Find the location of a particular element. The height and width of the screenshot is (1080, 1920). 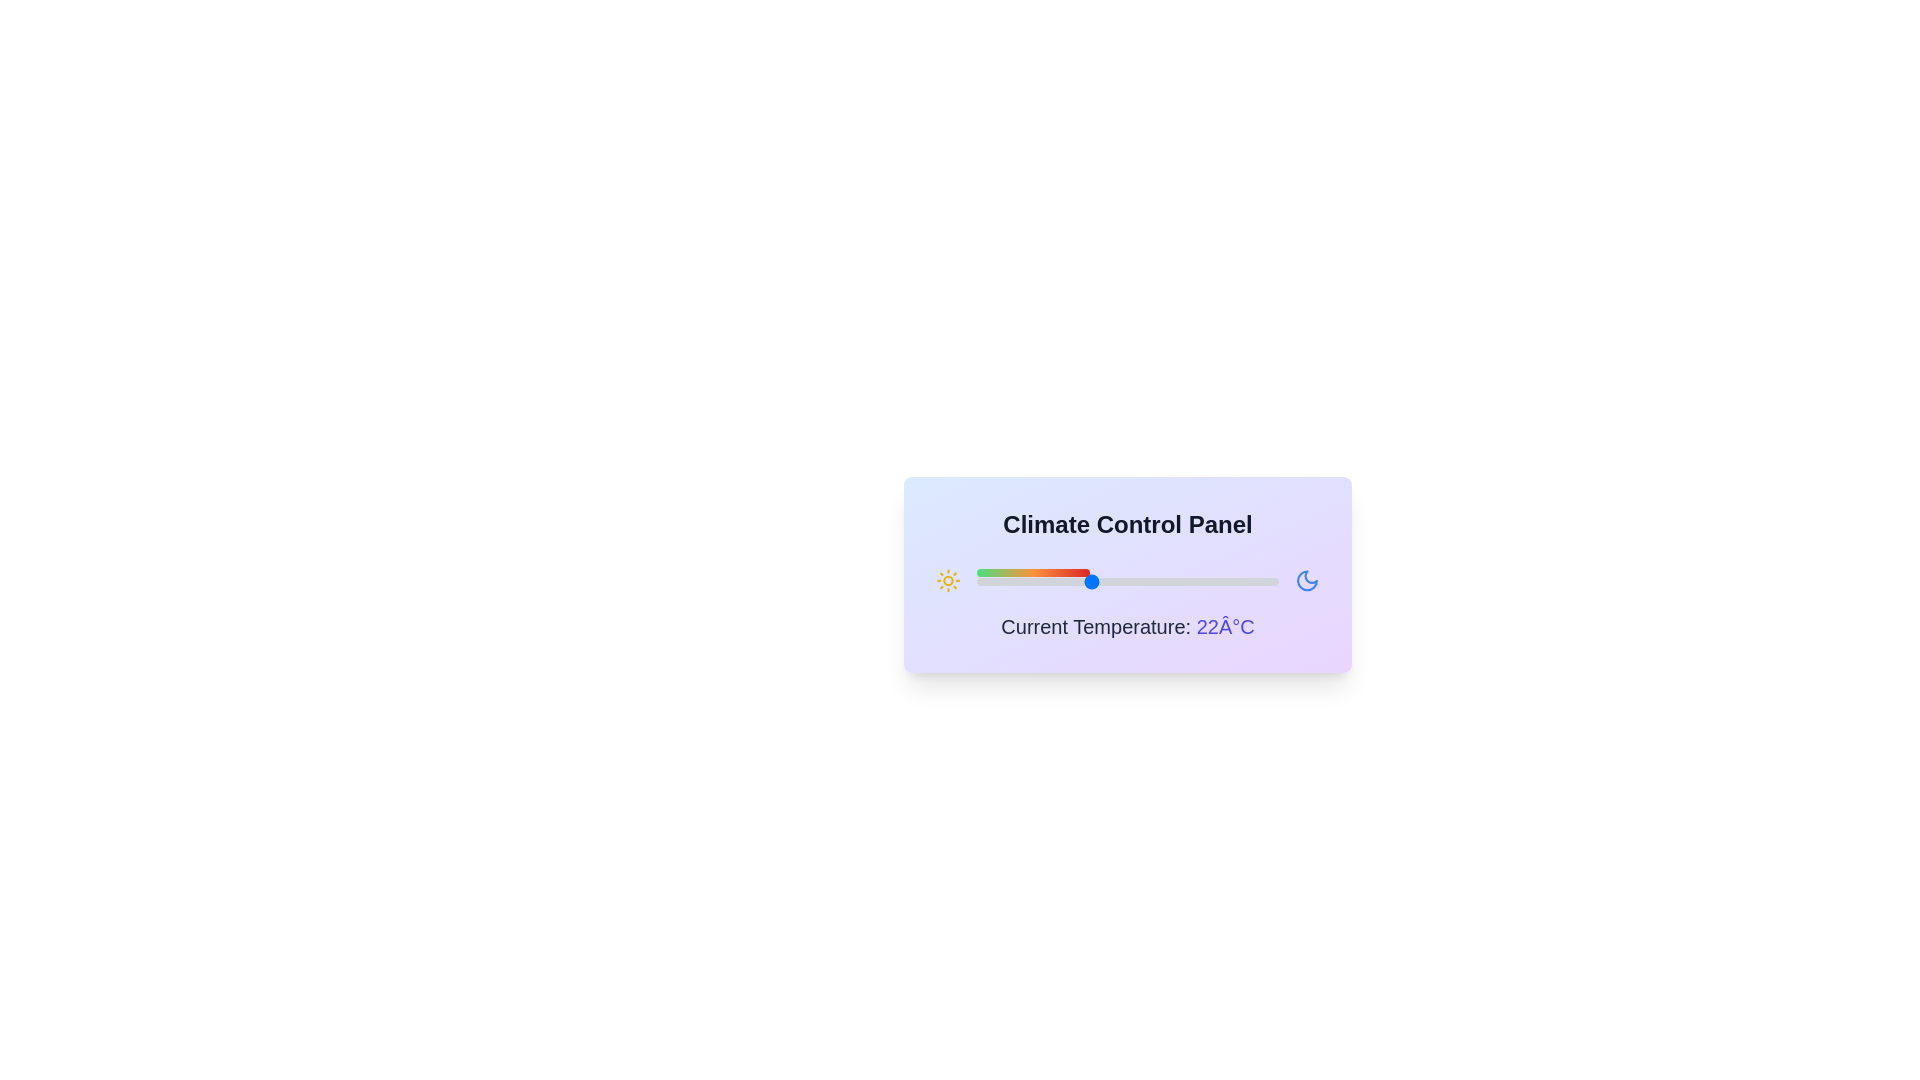

the temperature is located at coordinates (1014, 582).